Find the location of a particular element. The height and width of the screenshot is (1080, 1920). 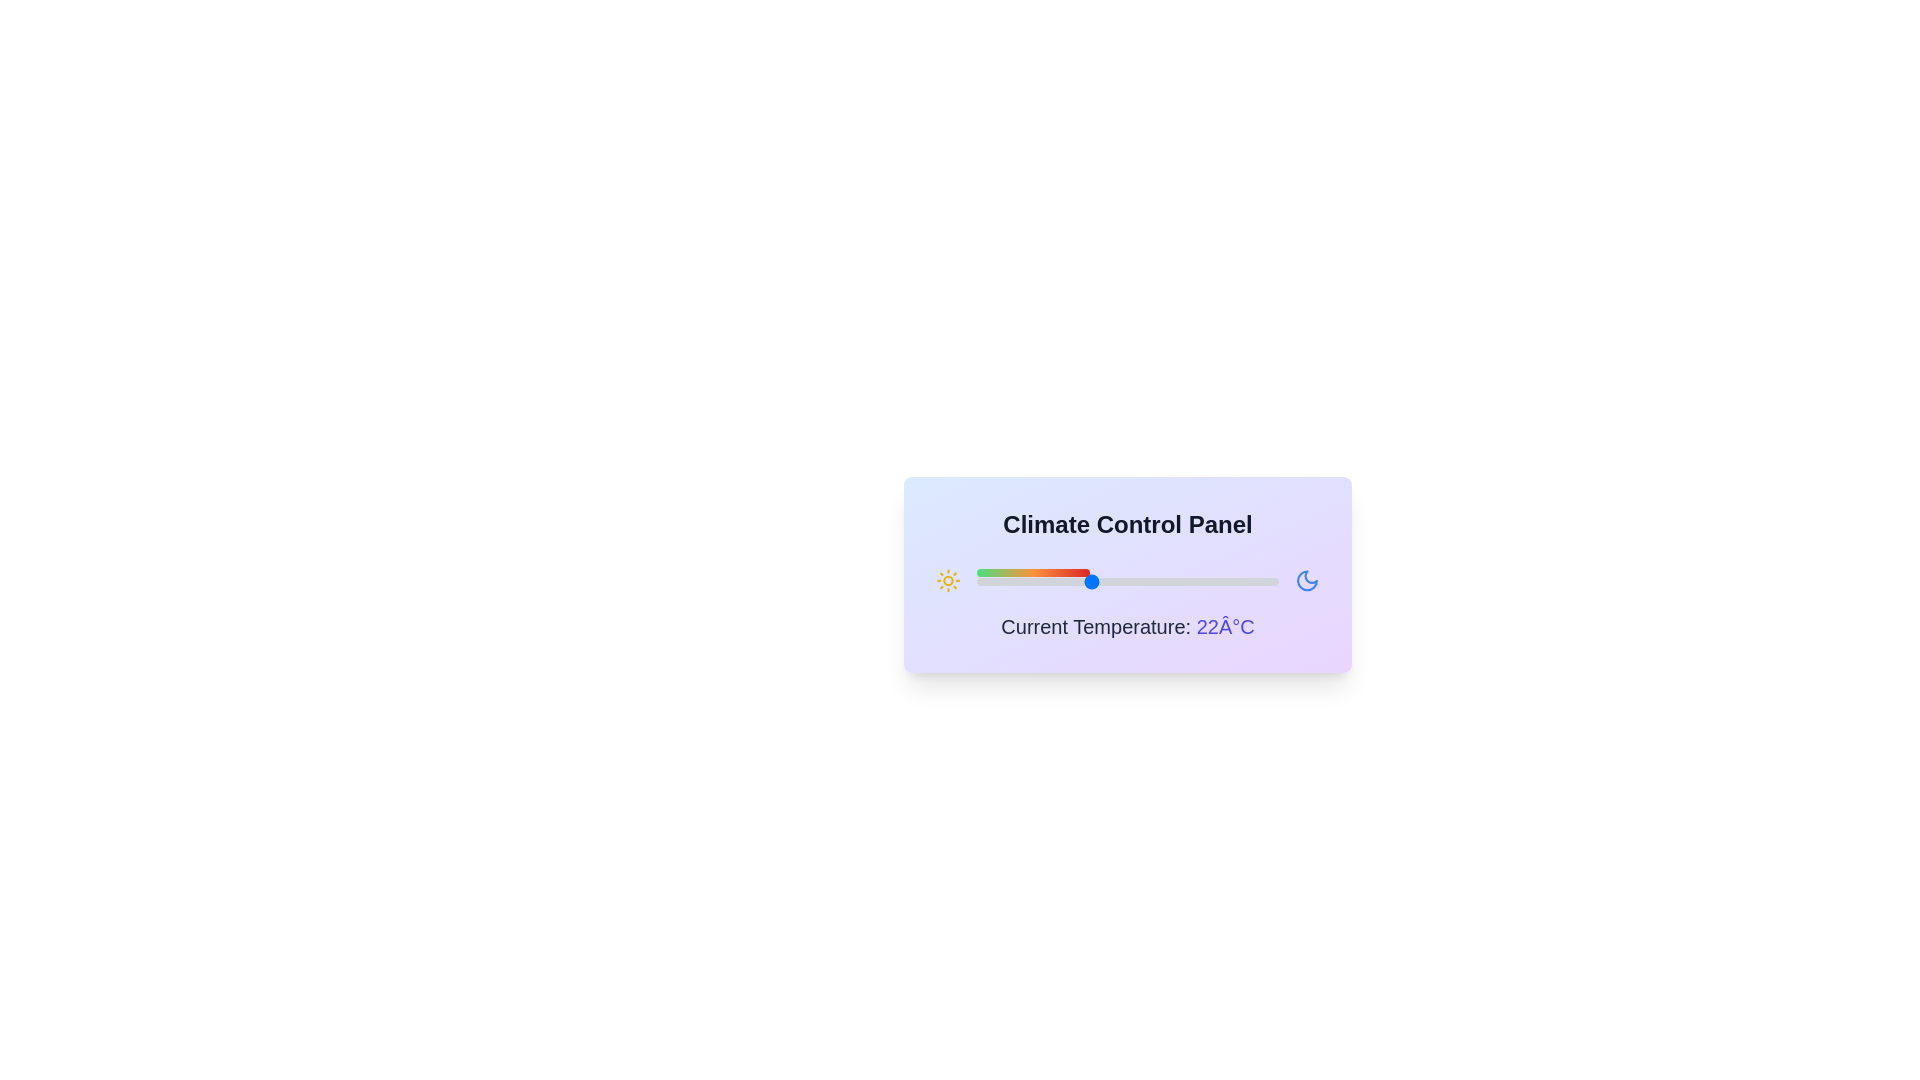

the temperature is located at coordinates (1014, 582).